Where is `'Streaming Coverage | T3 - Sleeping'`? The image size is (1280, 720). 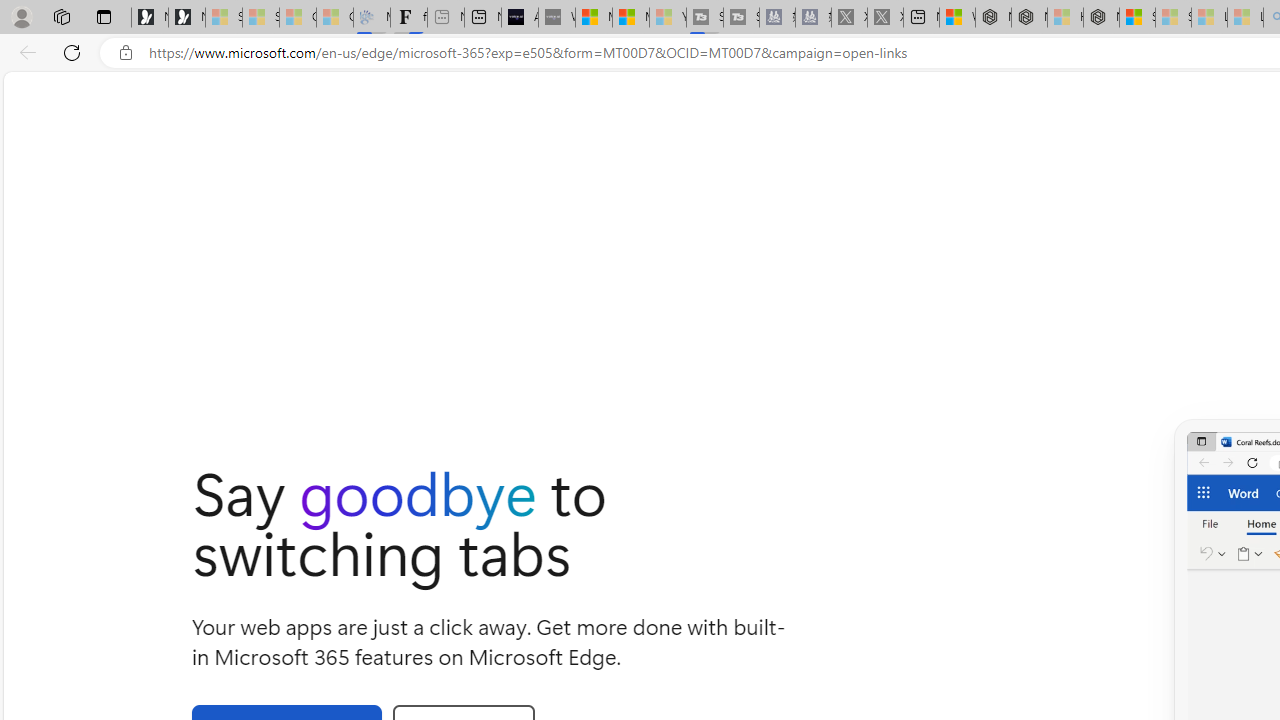 'Streaming Coverage | T3 - Sleeping' is located at coordinates (705, 17).